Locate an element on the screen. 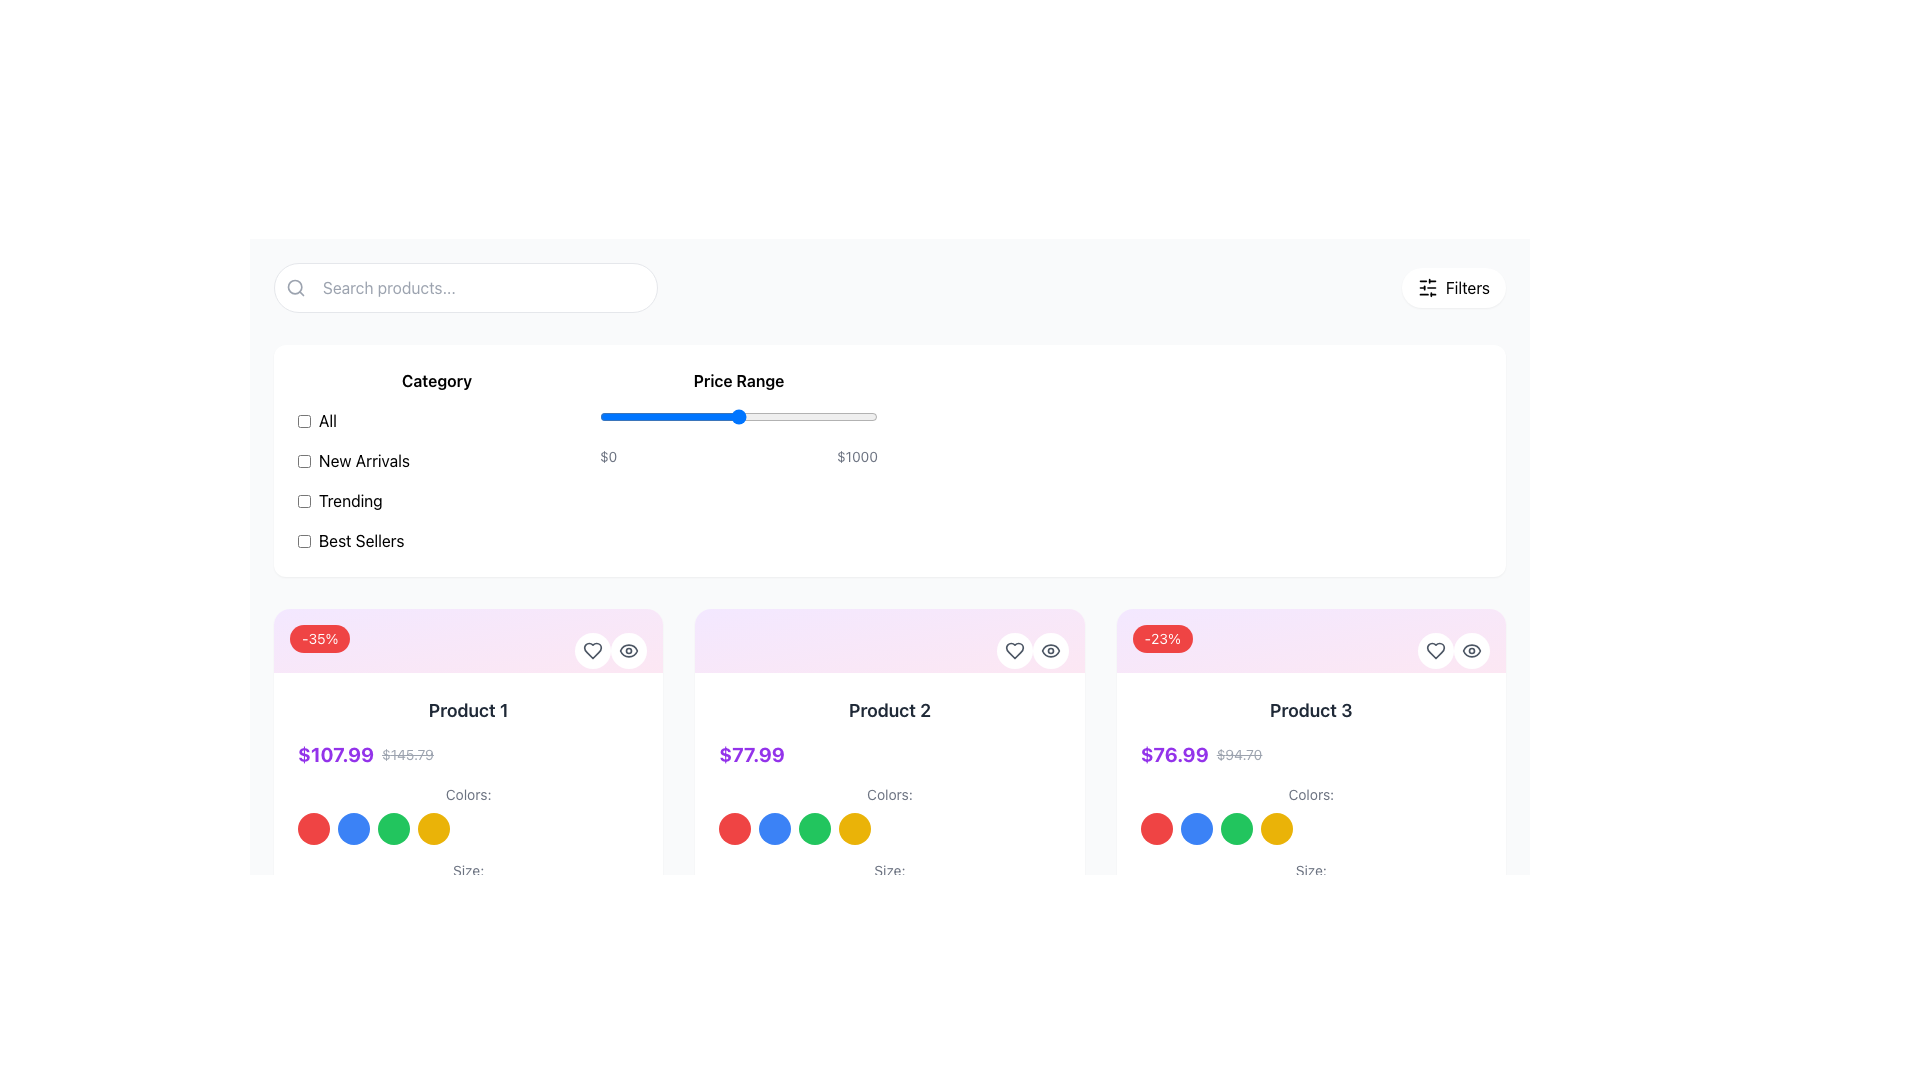  the text label displaying the previous price '$145.79' within the 'Product 1' card, which is styled with a line-through effect to indicate it is a discounted price is located at coordinates (407, 755).